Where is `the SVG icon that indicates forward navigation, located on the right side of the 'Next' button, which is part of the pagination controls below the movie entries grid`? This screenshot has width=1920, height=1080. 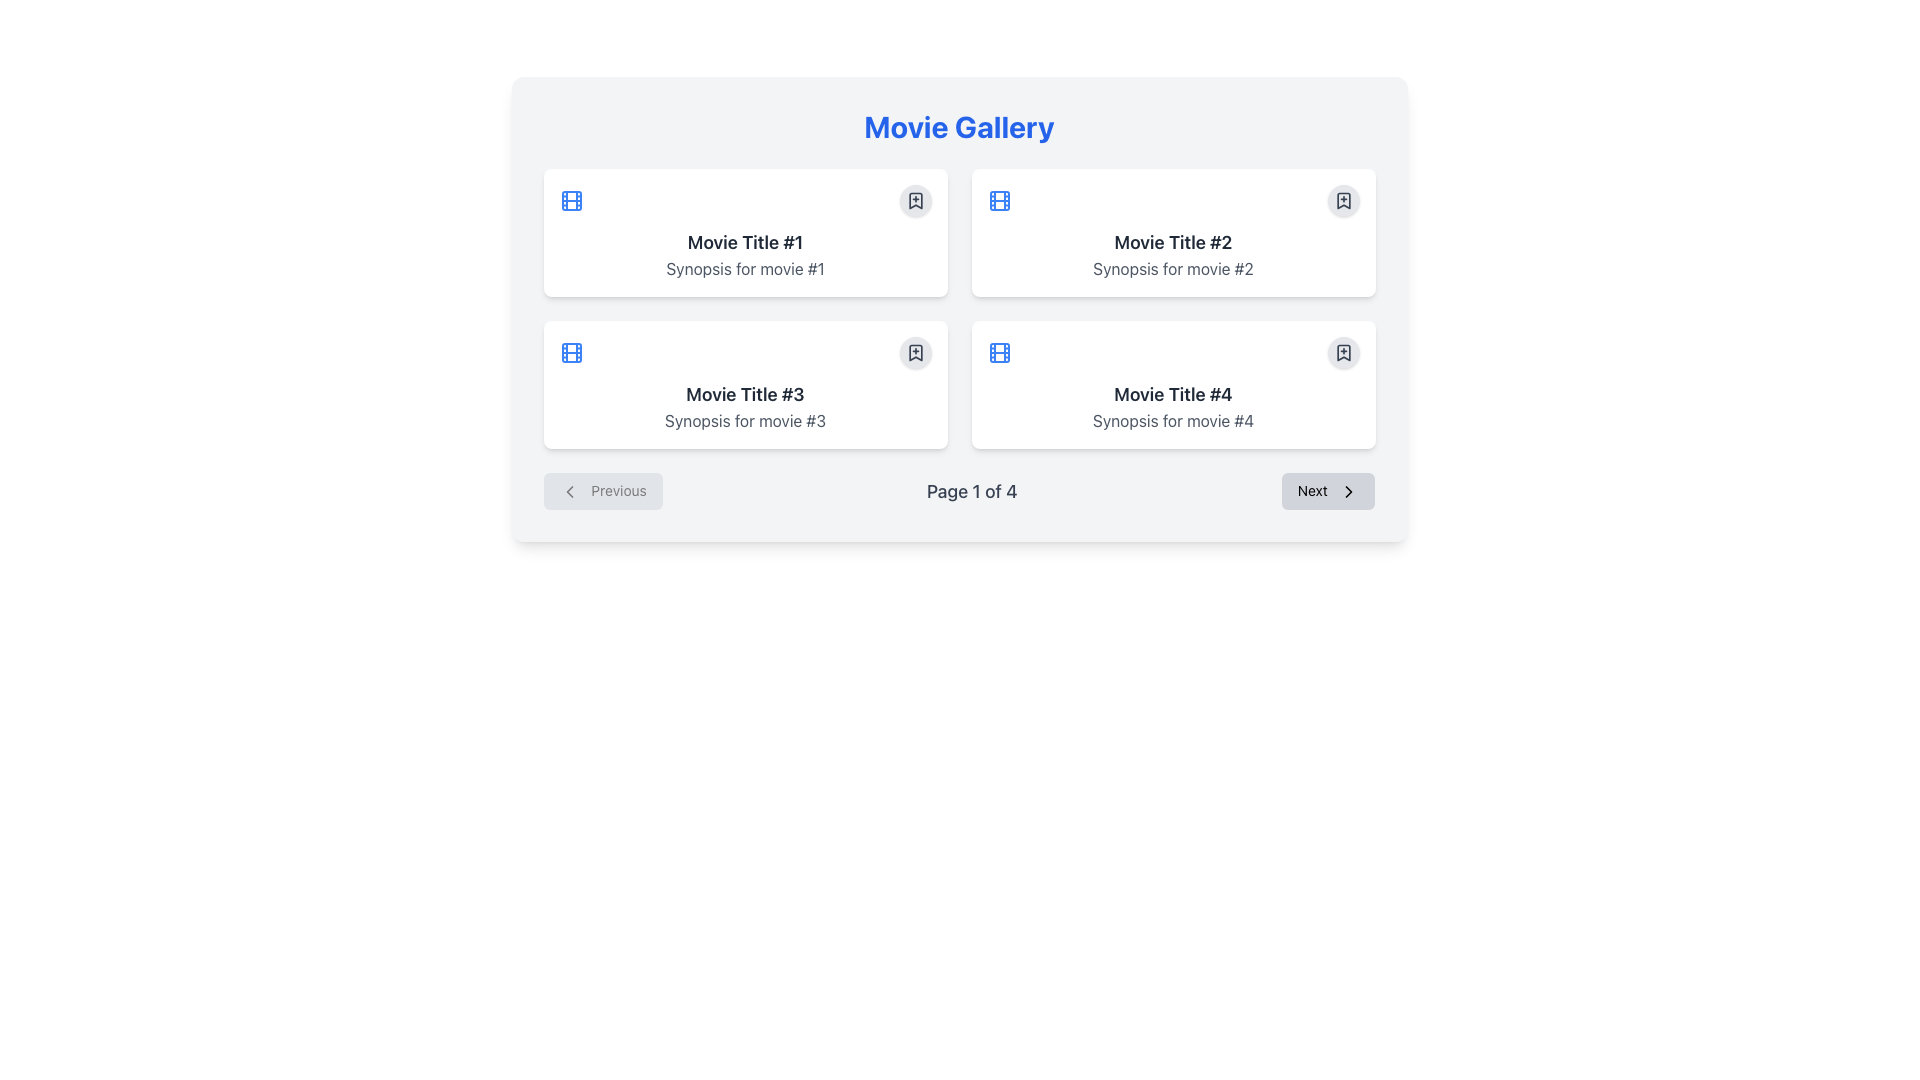
the SVG icon that indicates forward navigation, located on the right side of the 'Next' button, which is part of the pagination controls below the movie entries grid is located at coordinates (1349, 492).